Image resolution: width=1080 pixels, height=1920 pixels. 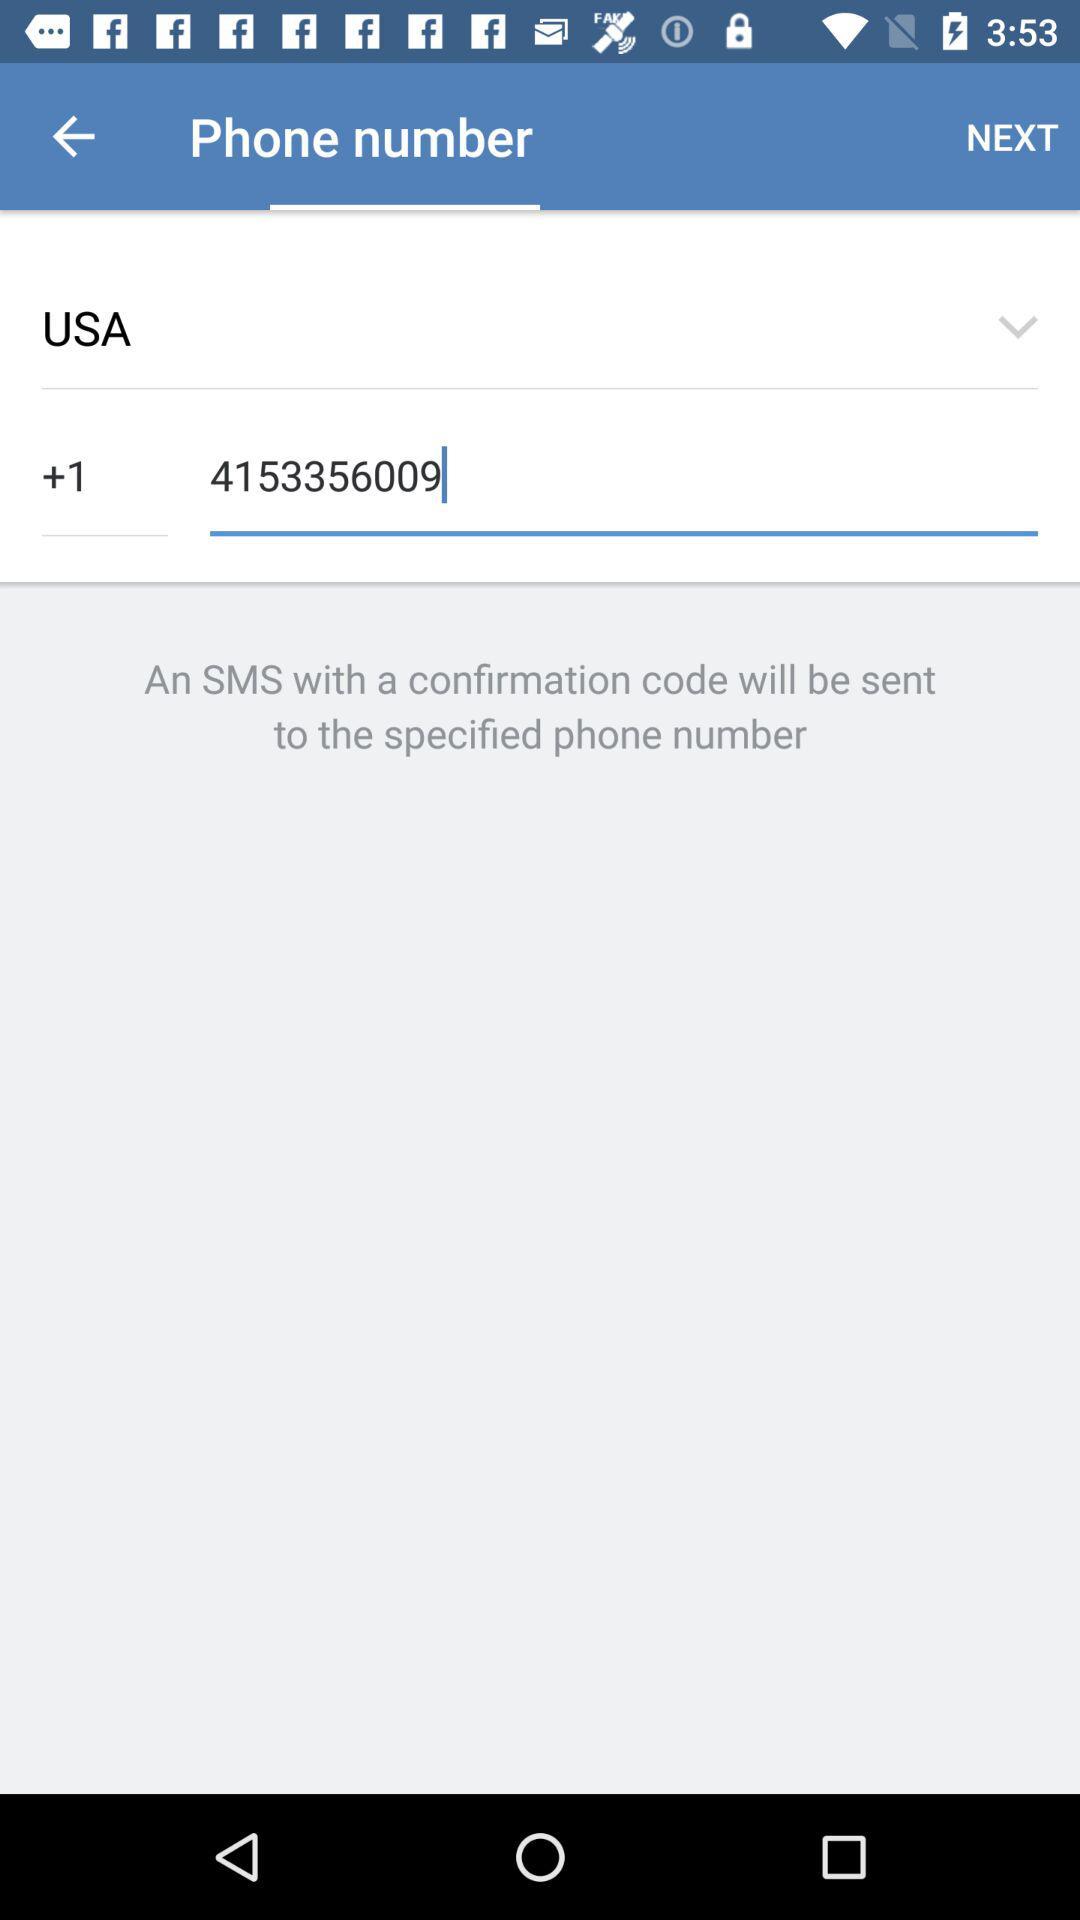 I want to click on the +1, so click(x=104, y=472).